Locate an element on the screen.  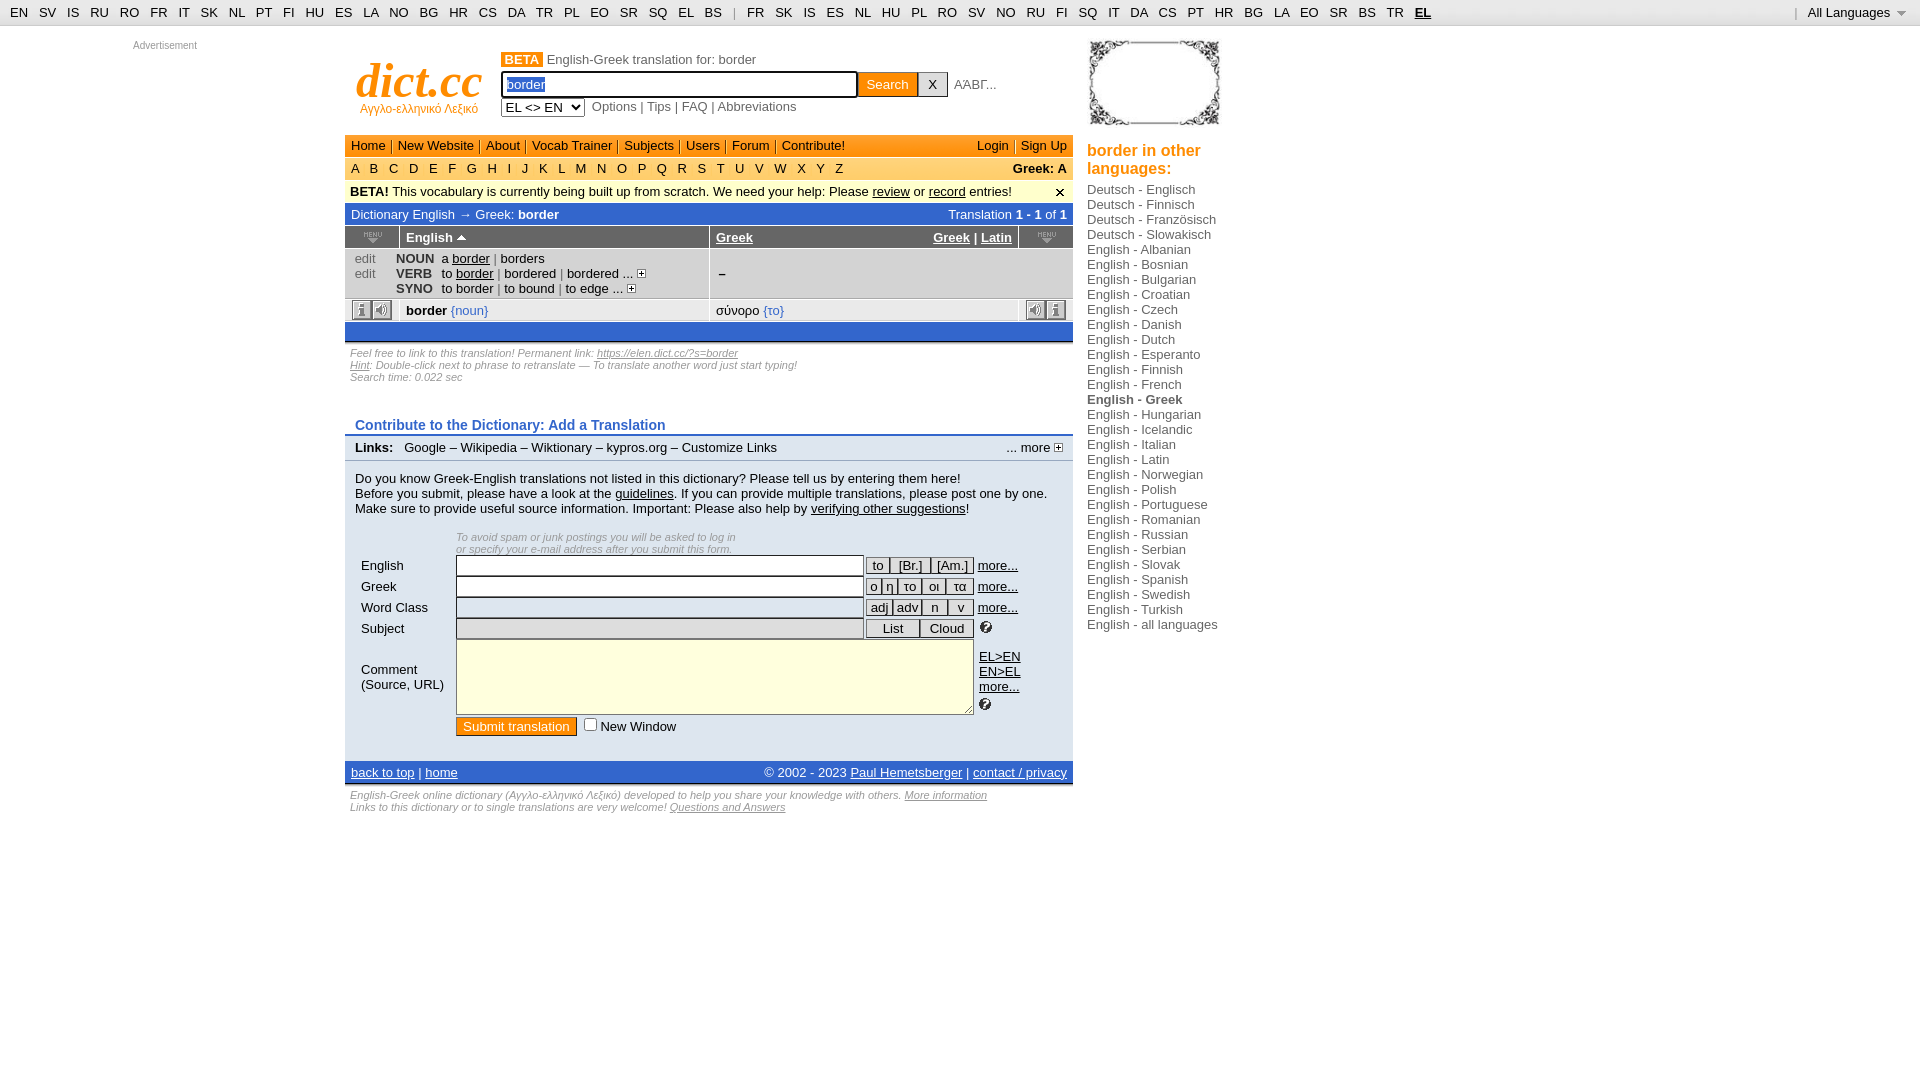
'D' is located at coordinates (403, 167).